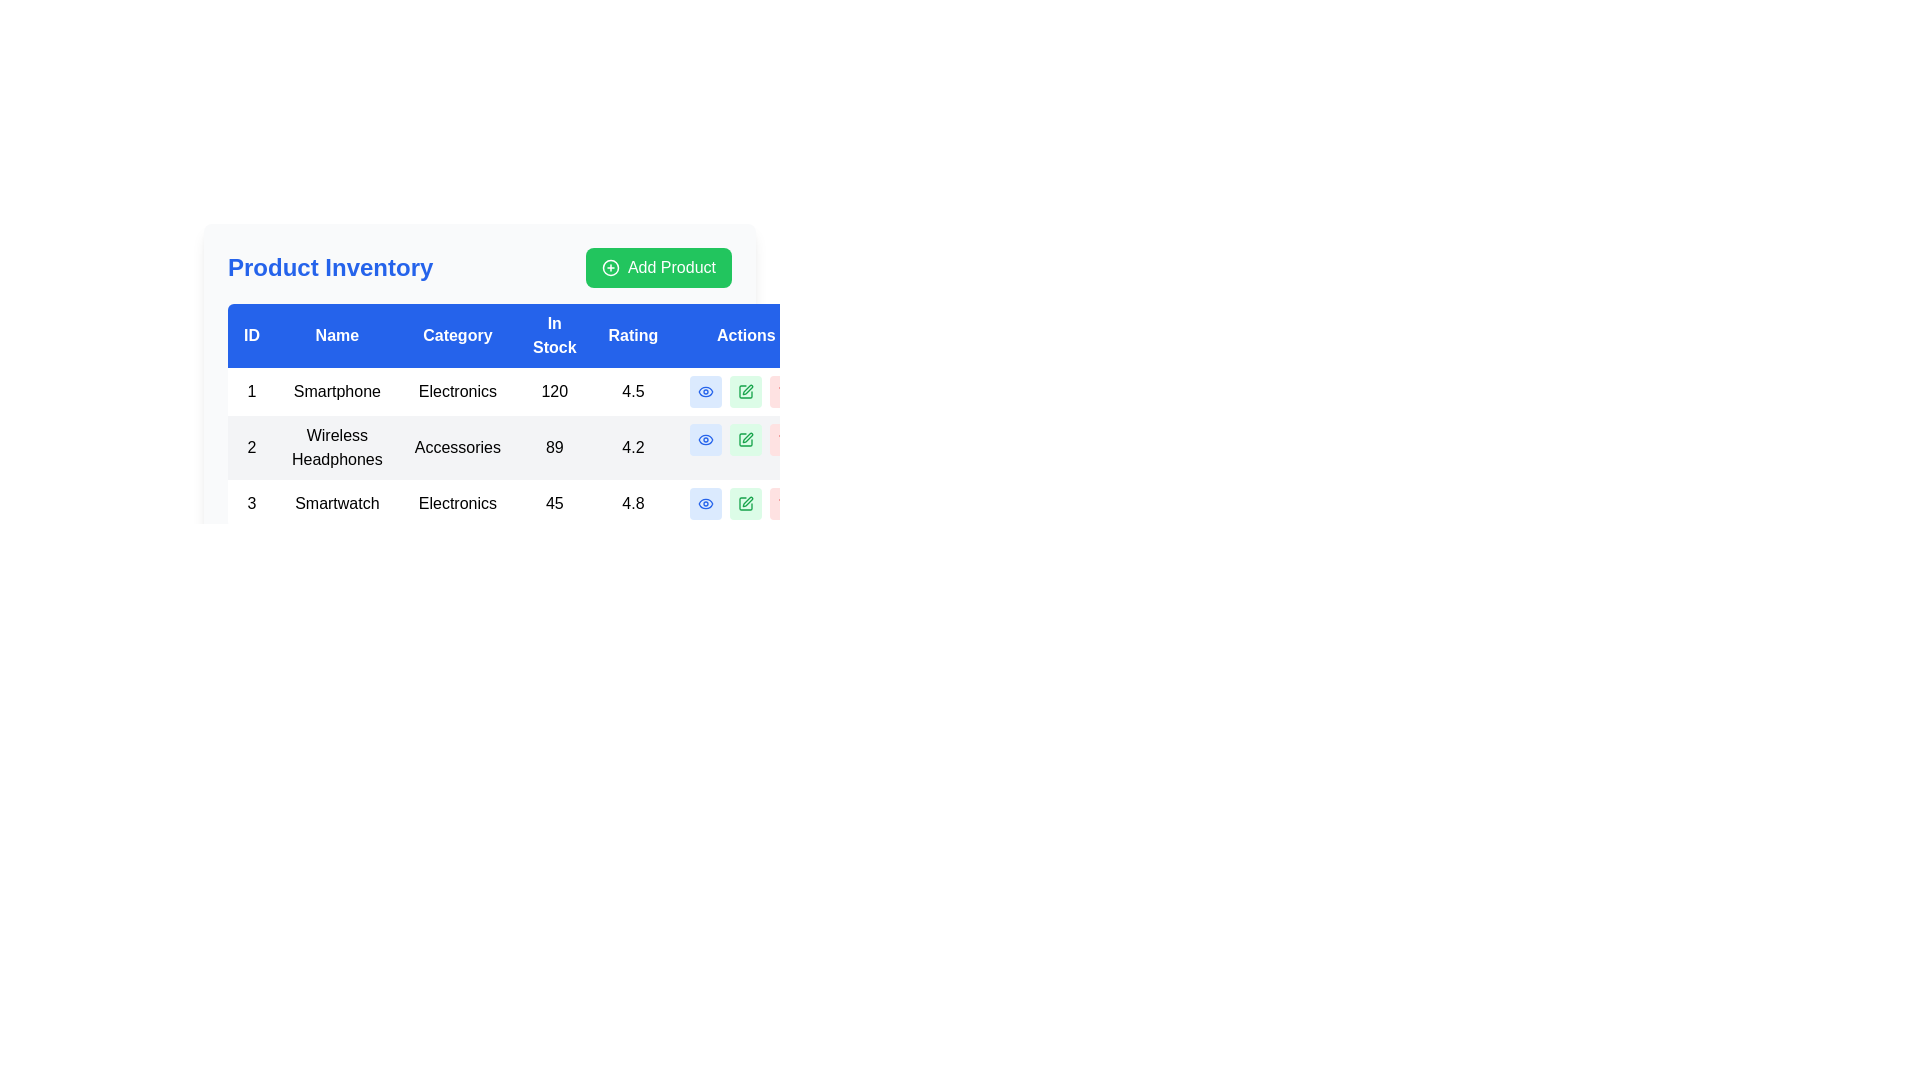  I want to click on the green icon button featuring a square with a pen overlay, located in the 'Actions' column of the last row in the product table, so click(745, 503).